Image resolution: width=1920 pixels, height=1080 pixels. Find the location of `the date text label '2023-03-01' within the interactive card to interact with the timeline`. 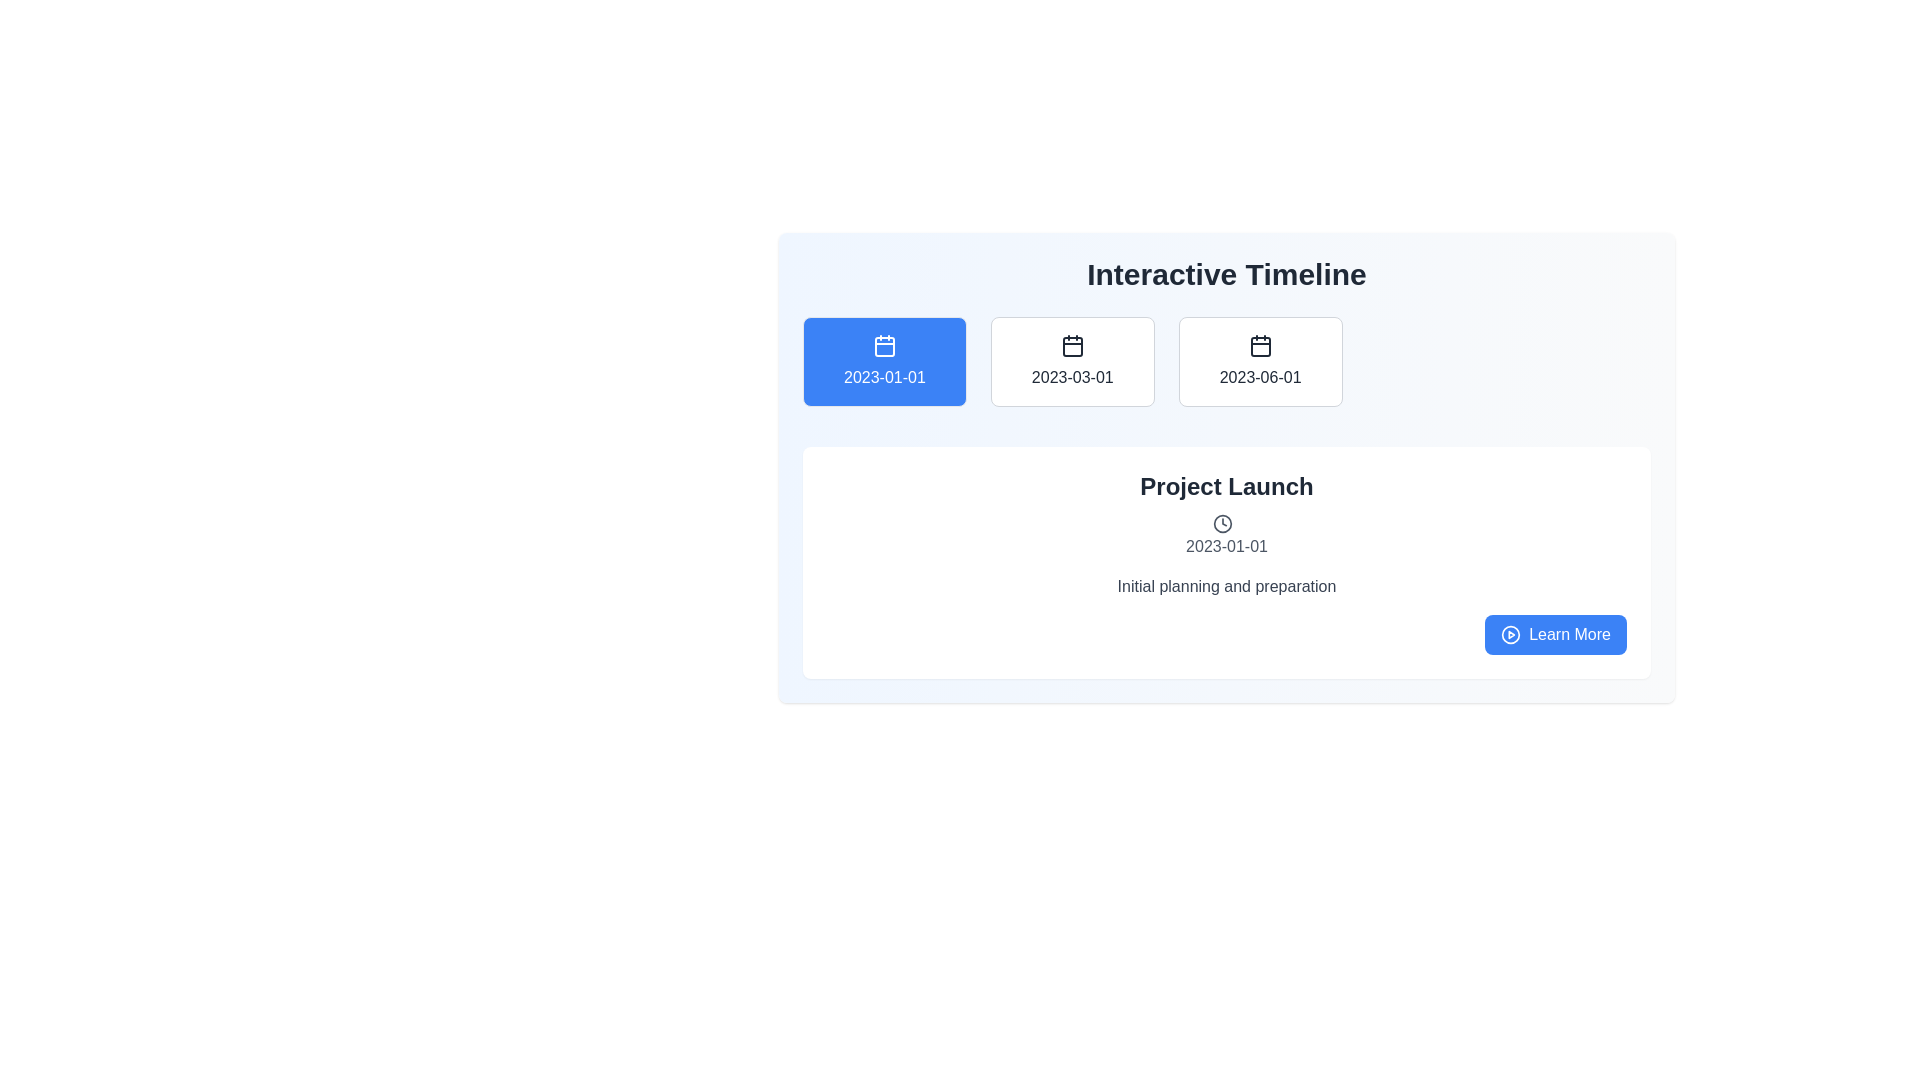

the date text label '2023-03-01' within the interactive card to interact with the timeline is located at coordinates (1071, 378).